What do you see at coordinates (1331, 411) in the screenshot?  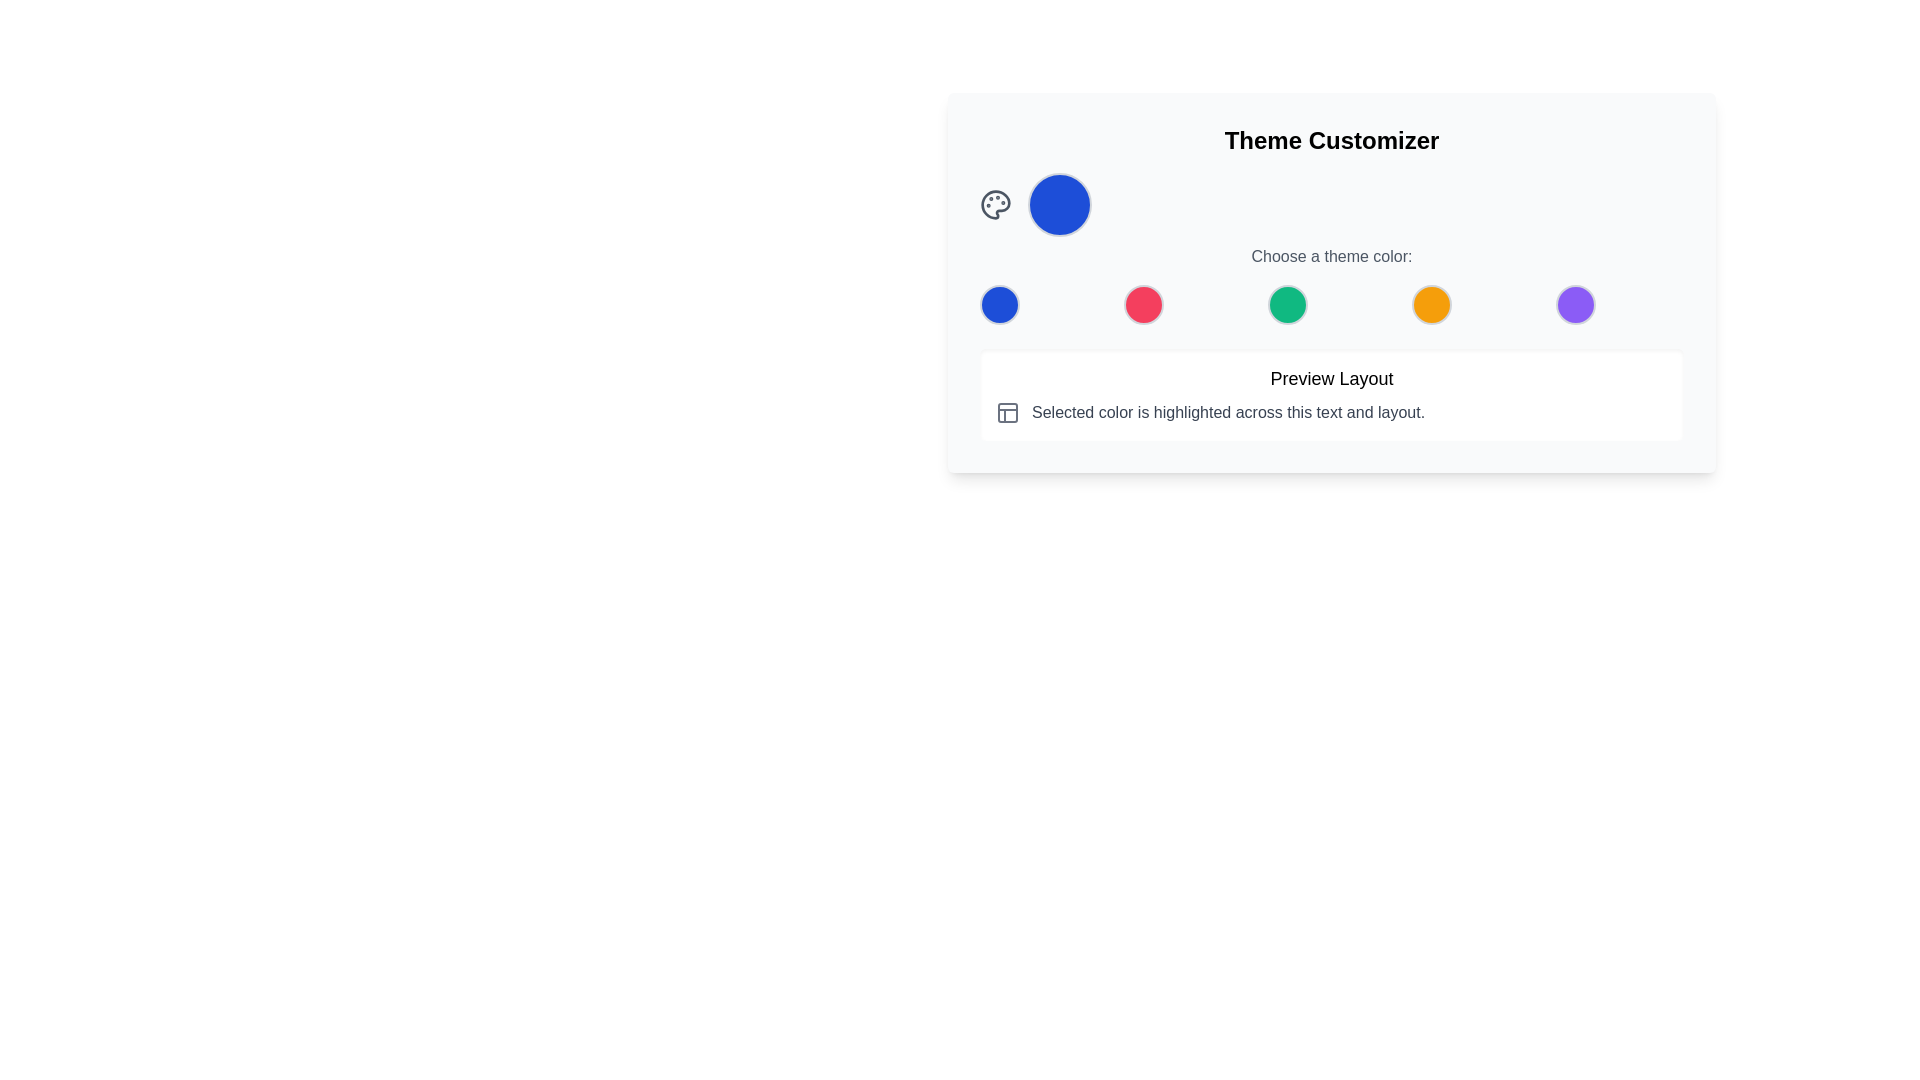 I see `the text element indicating the selected theme's color, located below the 'Preview Layout' header` at bounding box center [1331, 411].